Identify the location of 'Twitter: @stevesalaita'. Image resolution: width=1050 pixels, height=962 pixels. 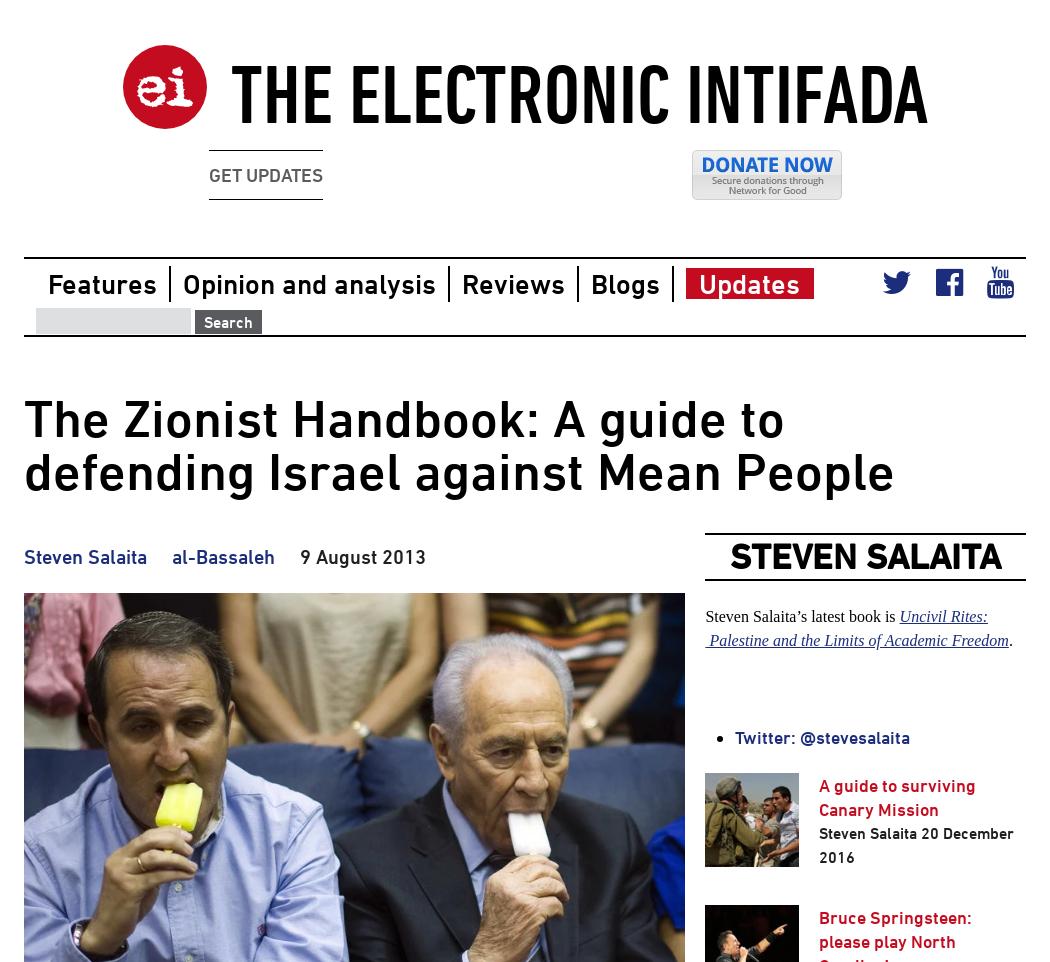
(821, 736).